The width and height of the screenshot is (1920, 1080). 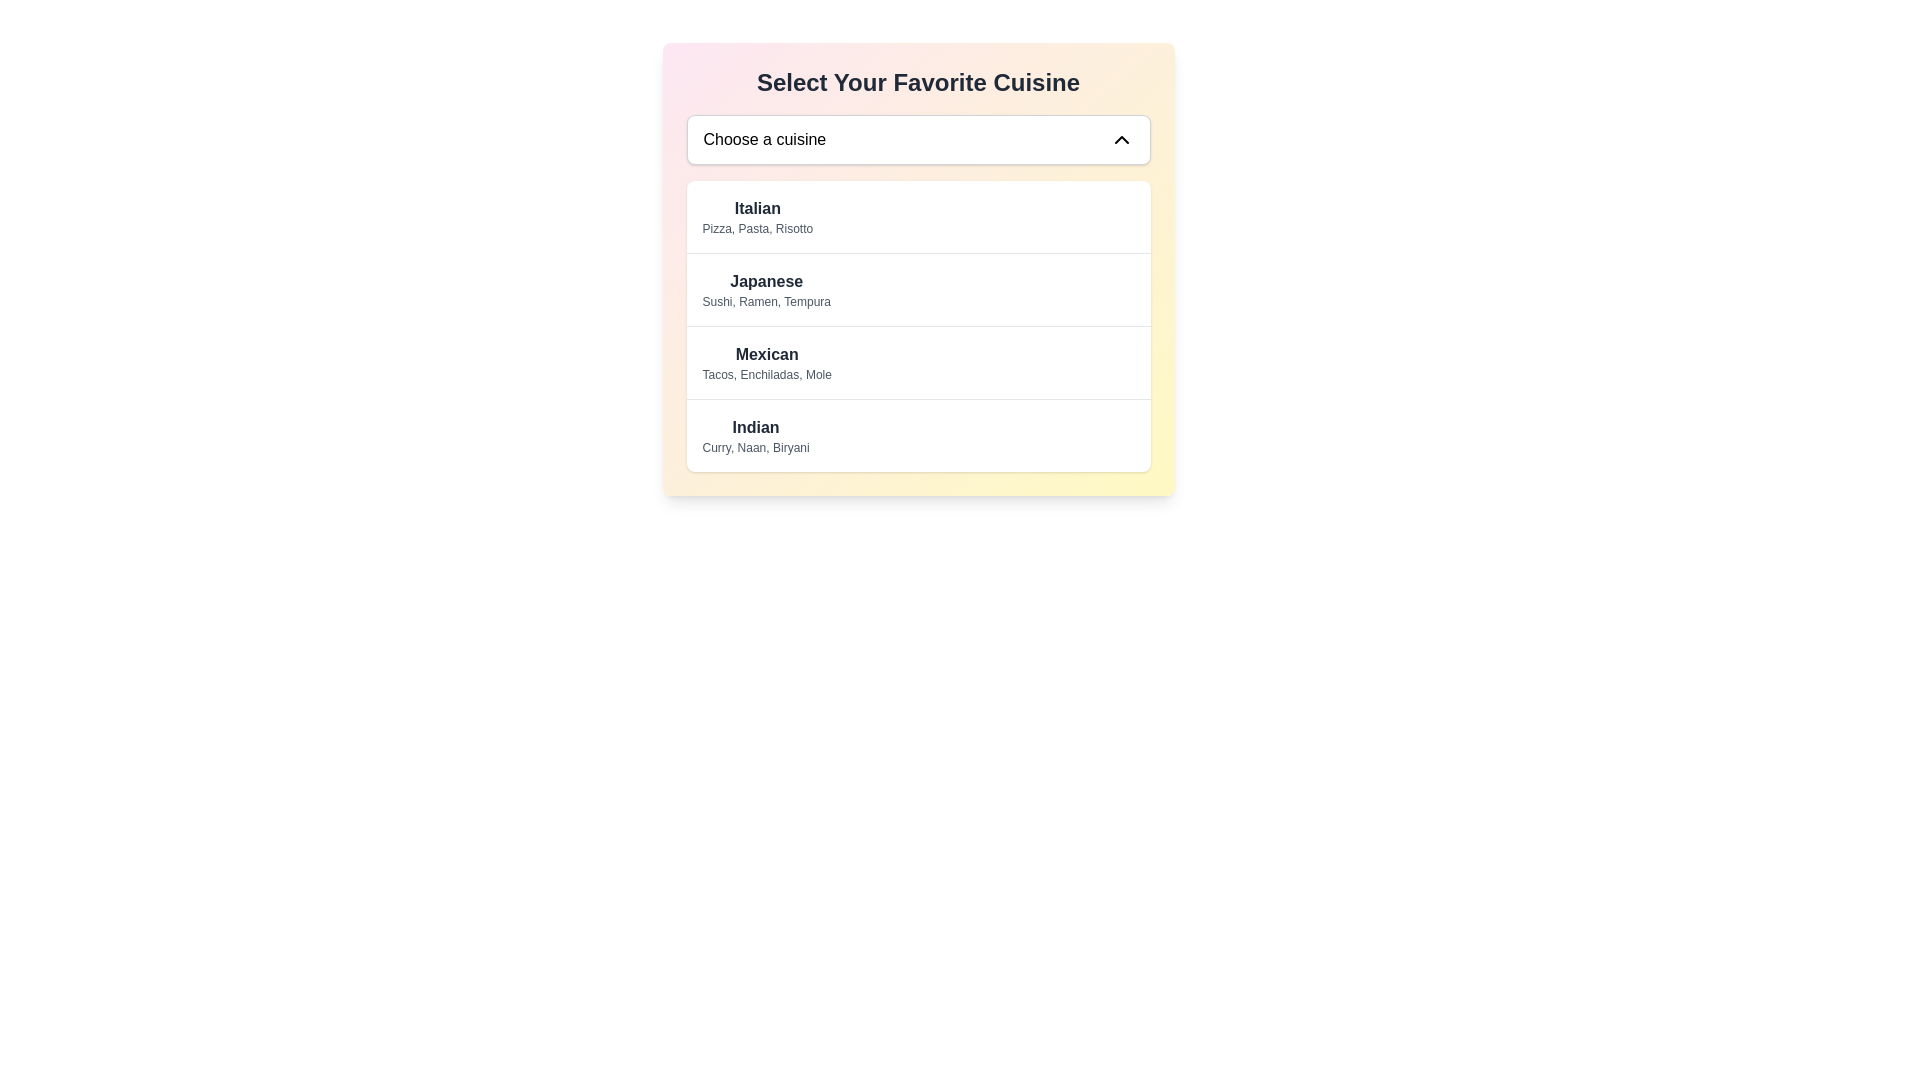 What do you see at coordinates (756, 208) in the screenshot?
I see `the 'Italian' cuisine label in the dropdown menu that identifies the category of Italian cuisine` at bounding box center [756, 208].